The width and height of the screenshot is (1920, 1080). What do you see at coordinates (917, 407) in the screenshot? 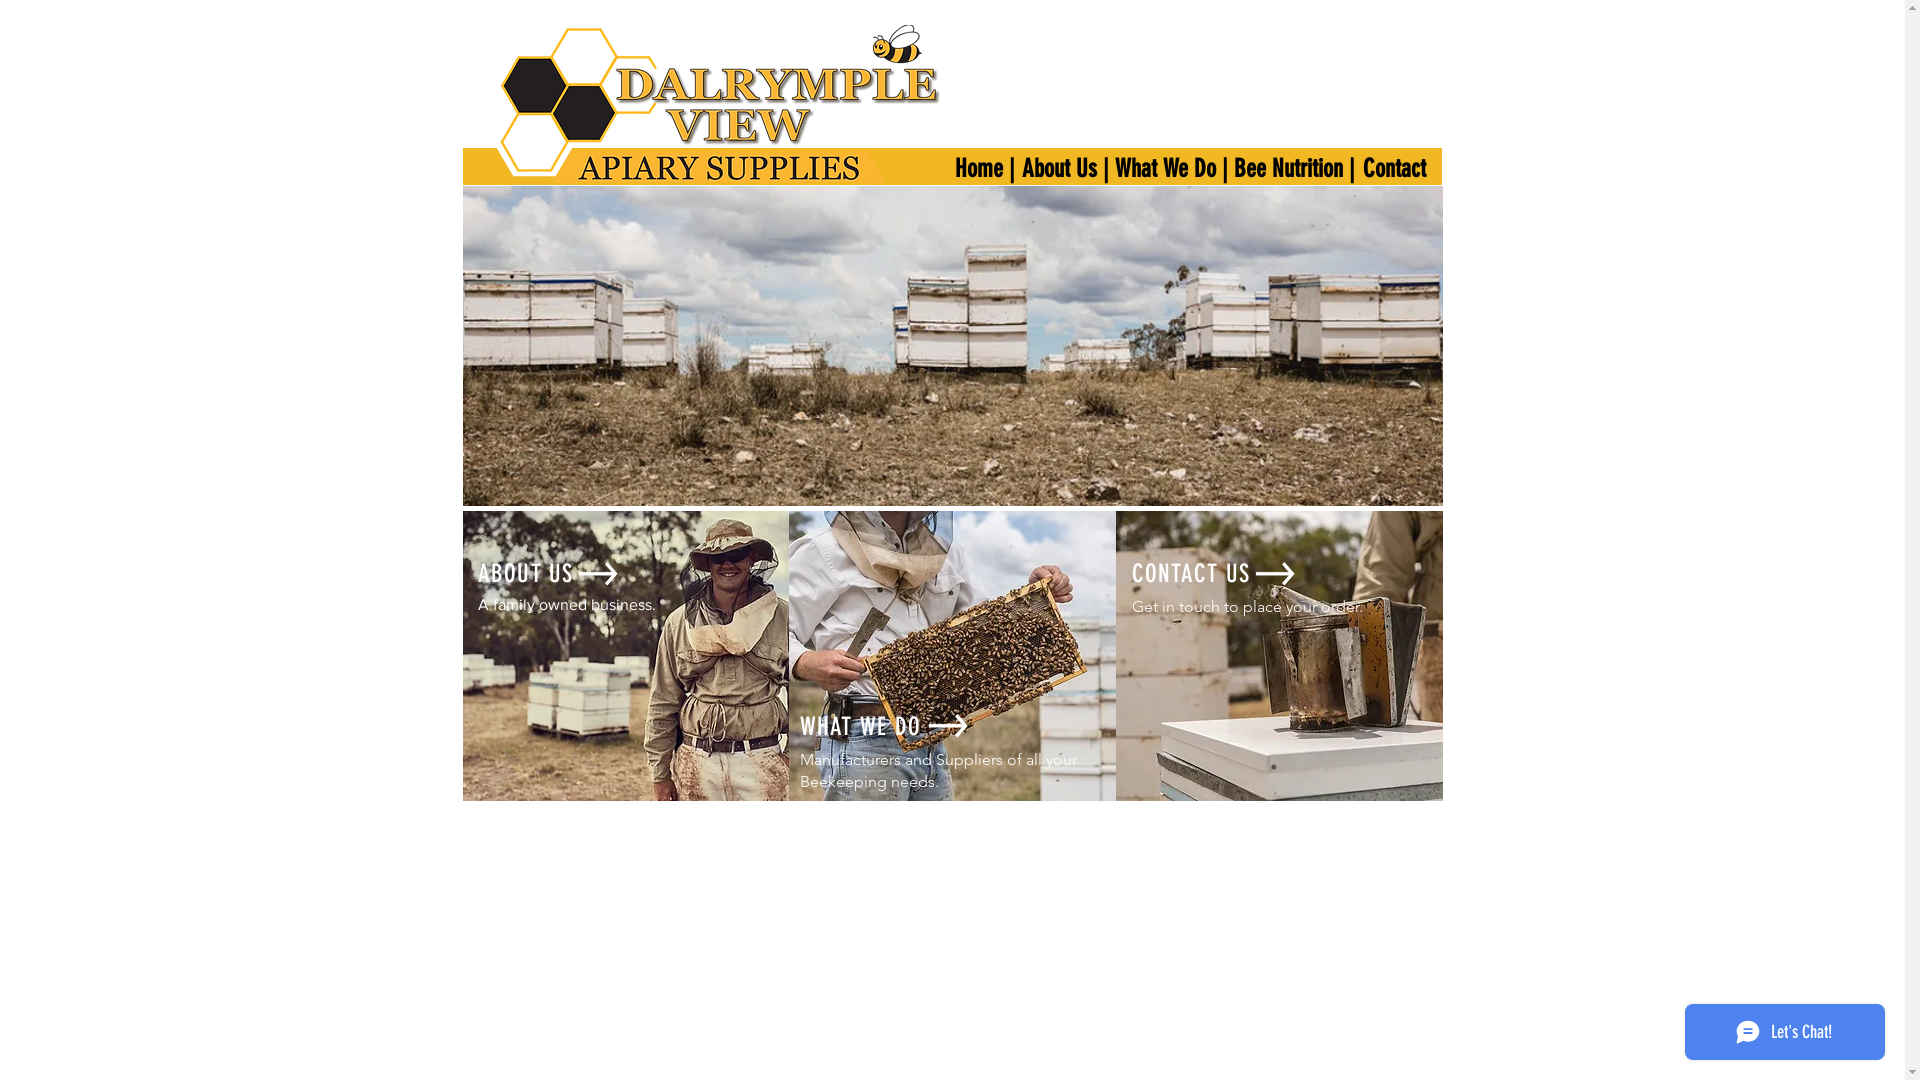
I see `'Embedded Content'` at bounding box center [917, 407].